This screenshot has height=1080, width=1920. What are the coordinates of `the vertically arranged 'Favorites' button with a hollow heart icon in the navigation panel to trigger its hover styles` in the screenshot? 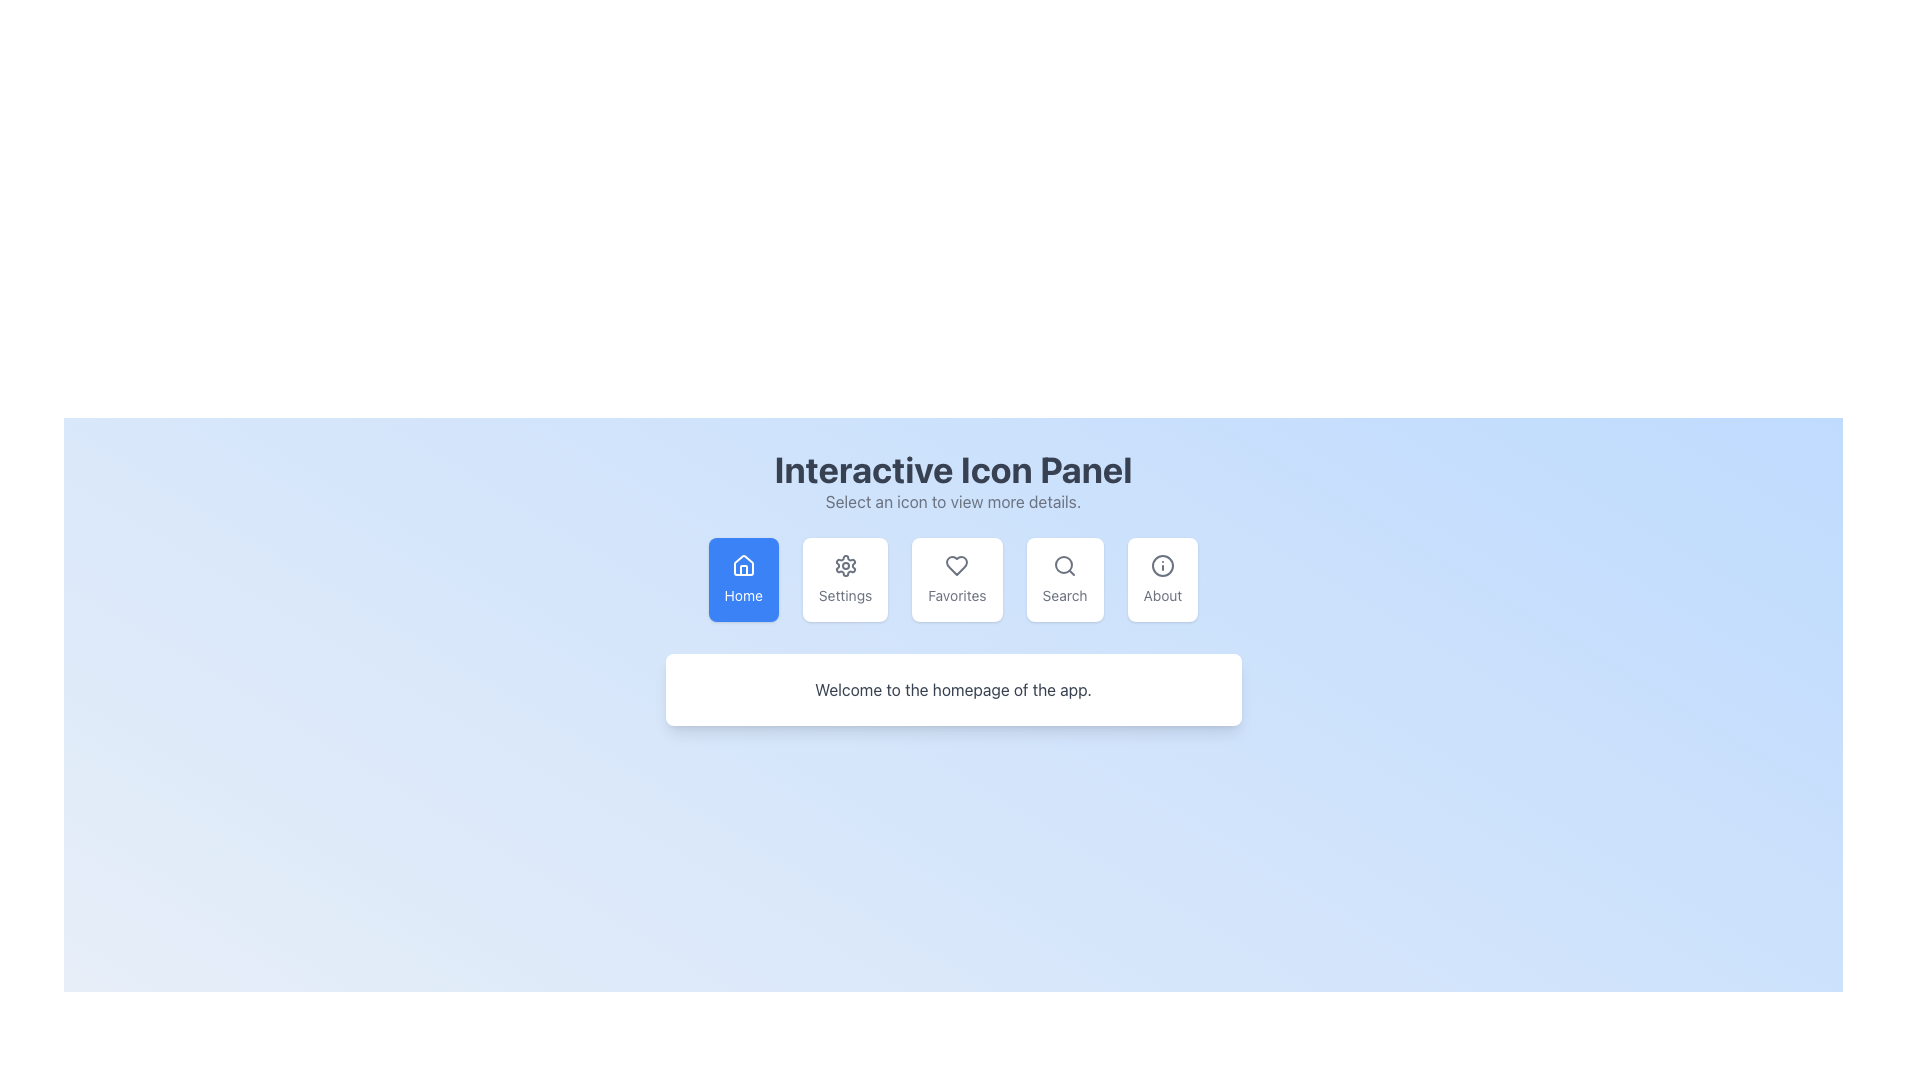 It's located at (956, 579).